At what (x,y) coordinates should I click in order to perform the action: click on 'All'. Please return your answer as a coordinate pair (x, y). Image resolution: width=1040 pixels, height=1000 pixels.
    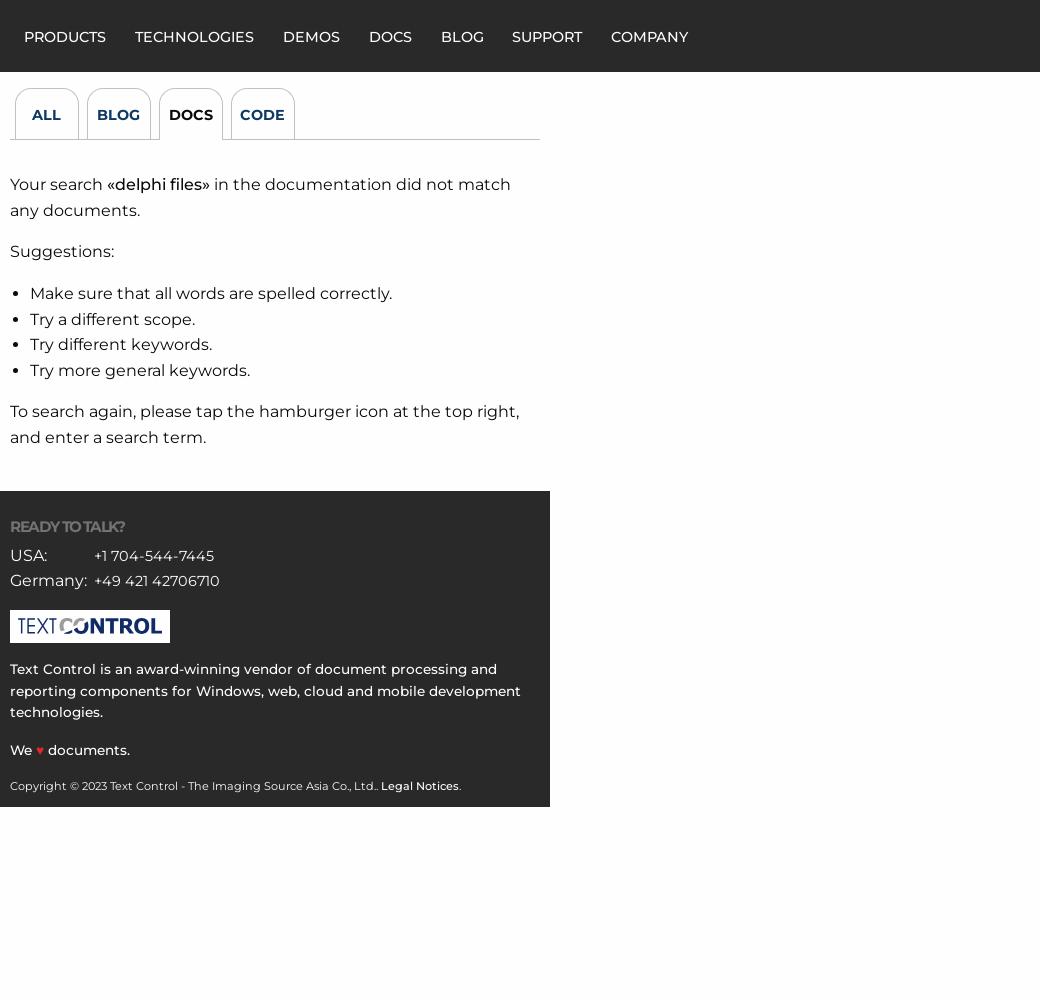
    Looking at the image, I should click on (45, 114).